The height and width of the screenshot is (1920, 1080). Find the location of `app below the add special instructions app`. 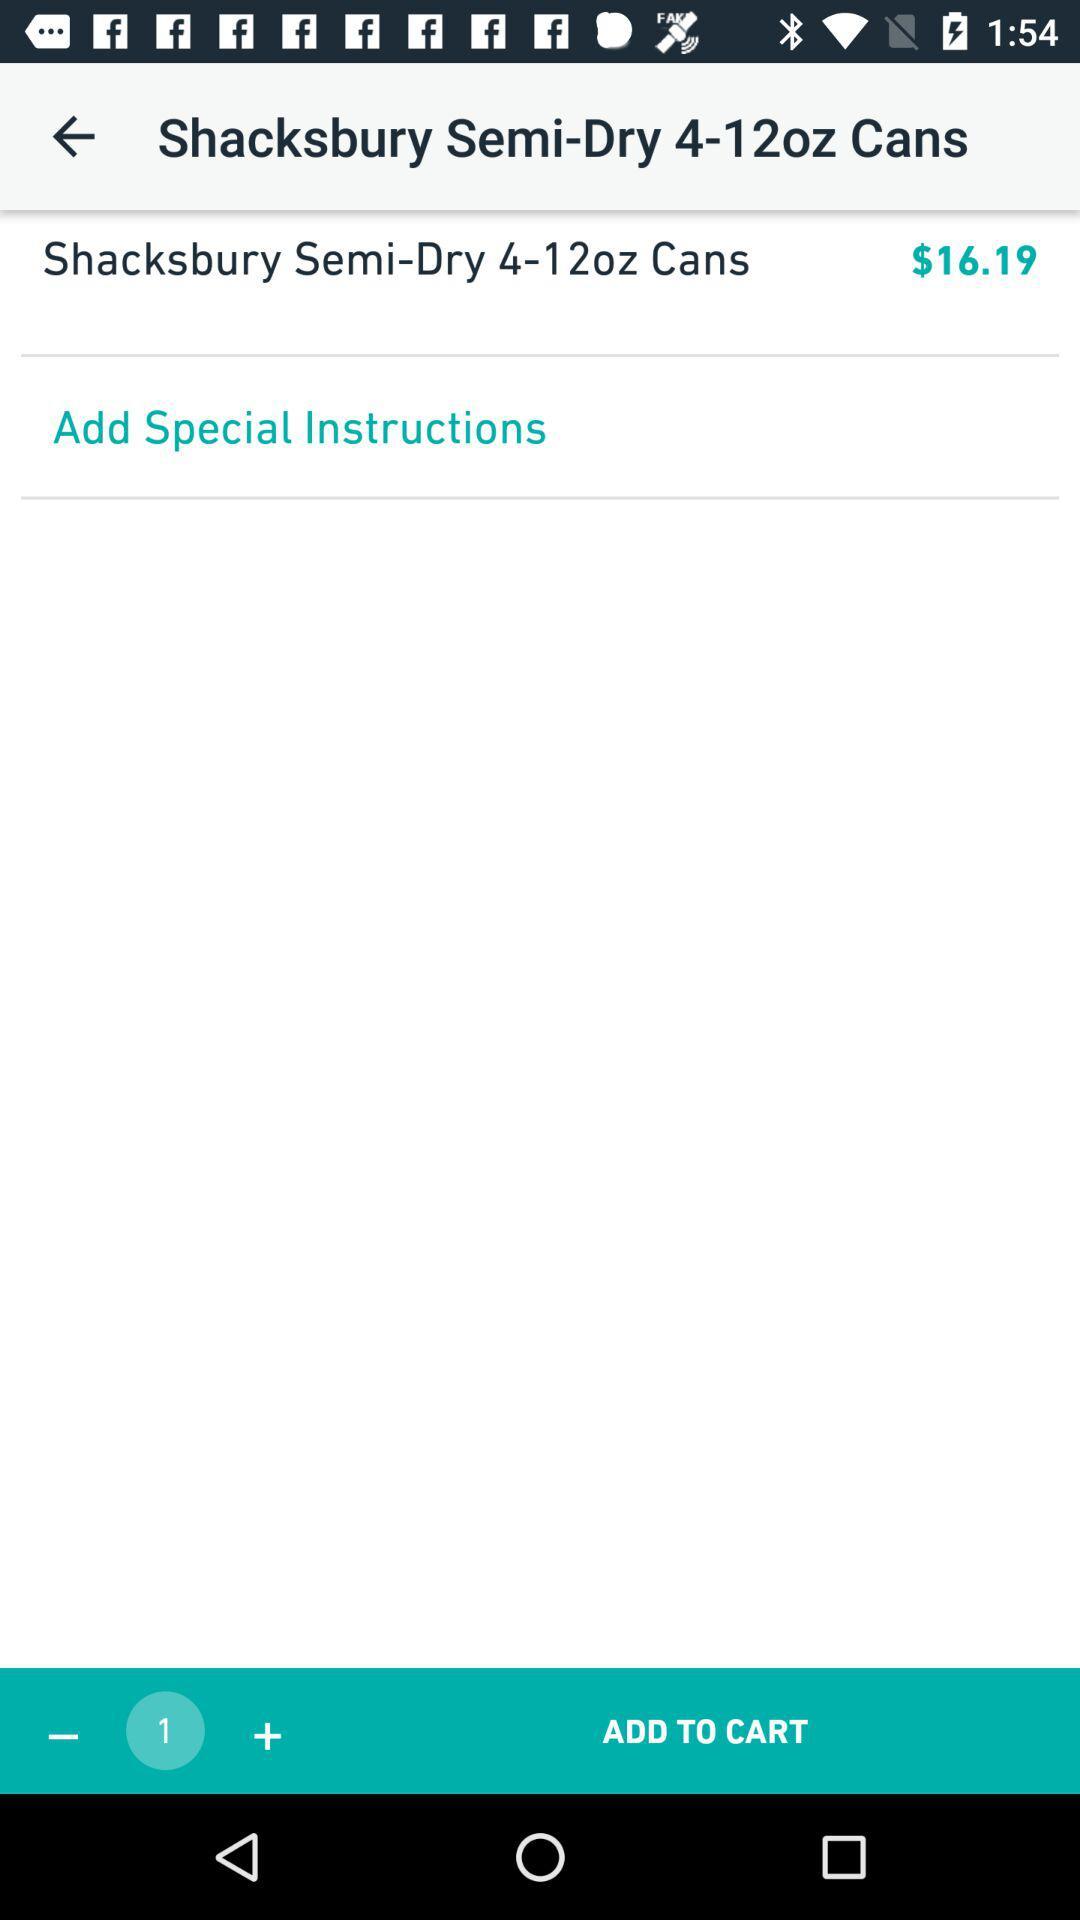

app below the add special instructions app is located at coordinates (704, 1730).